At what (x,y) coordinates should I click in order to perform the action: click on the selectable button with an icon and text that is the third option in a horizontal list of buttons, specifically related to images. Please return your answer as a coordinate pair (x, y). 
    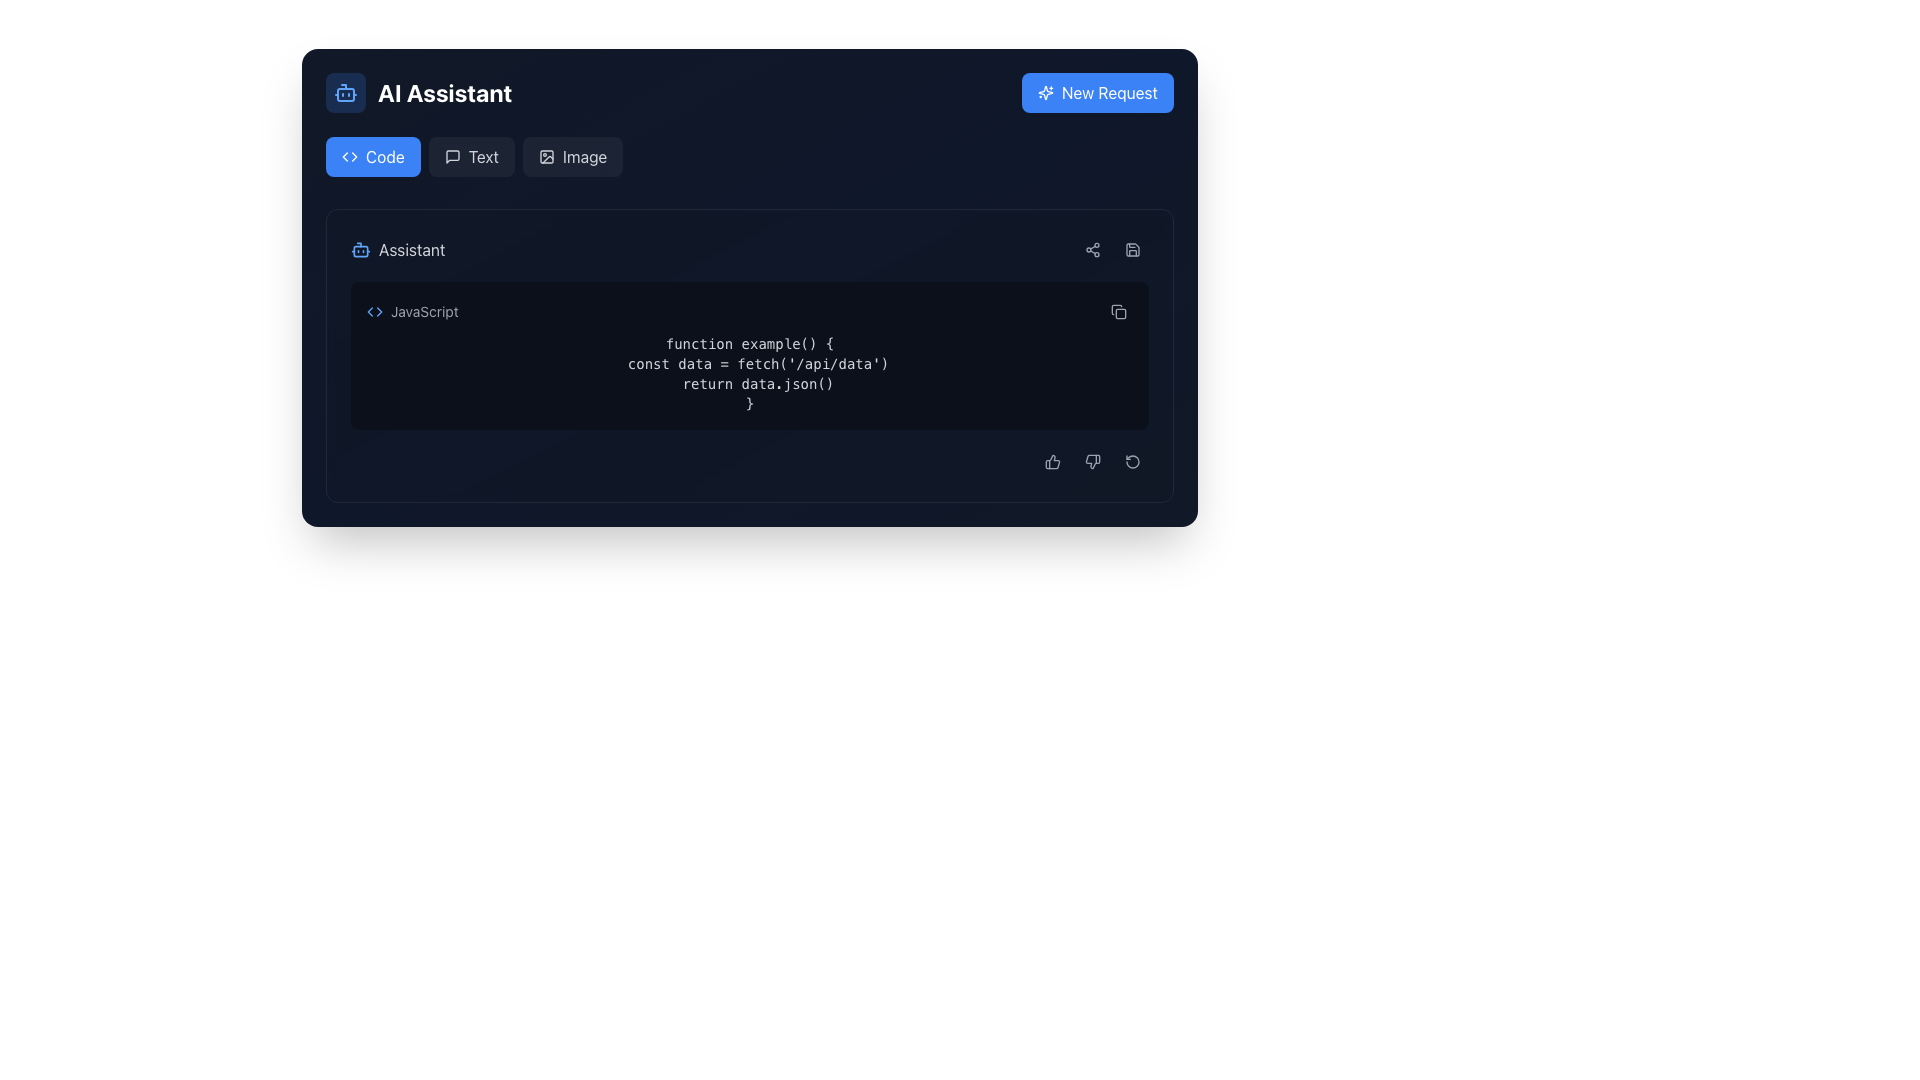
    Looking at the image, I should click on (572, 156).